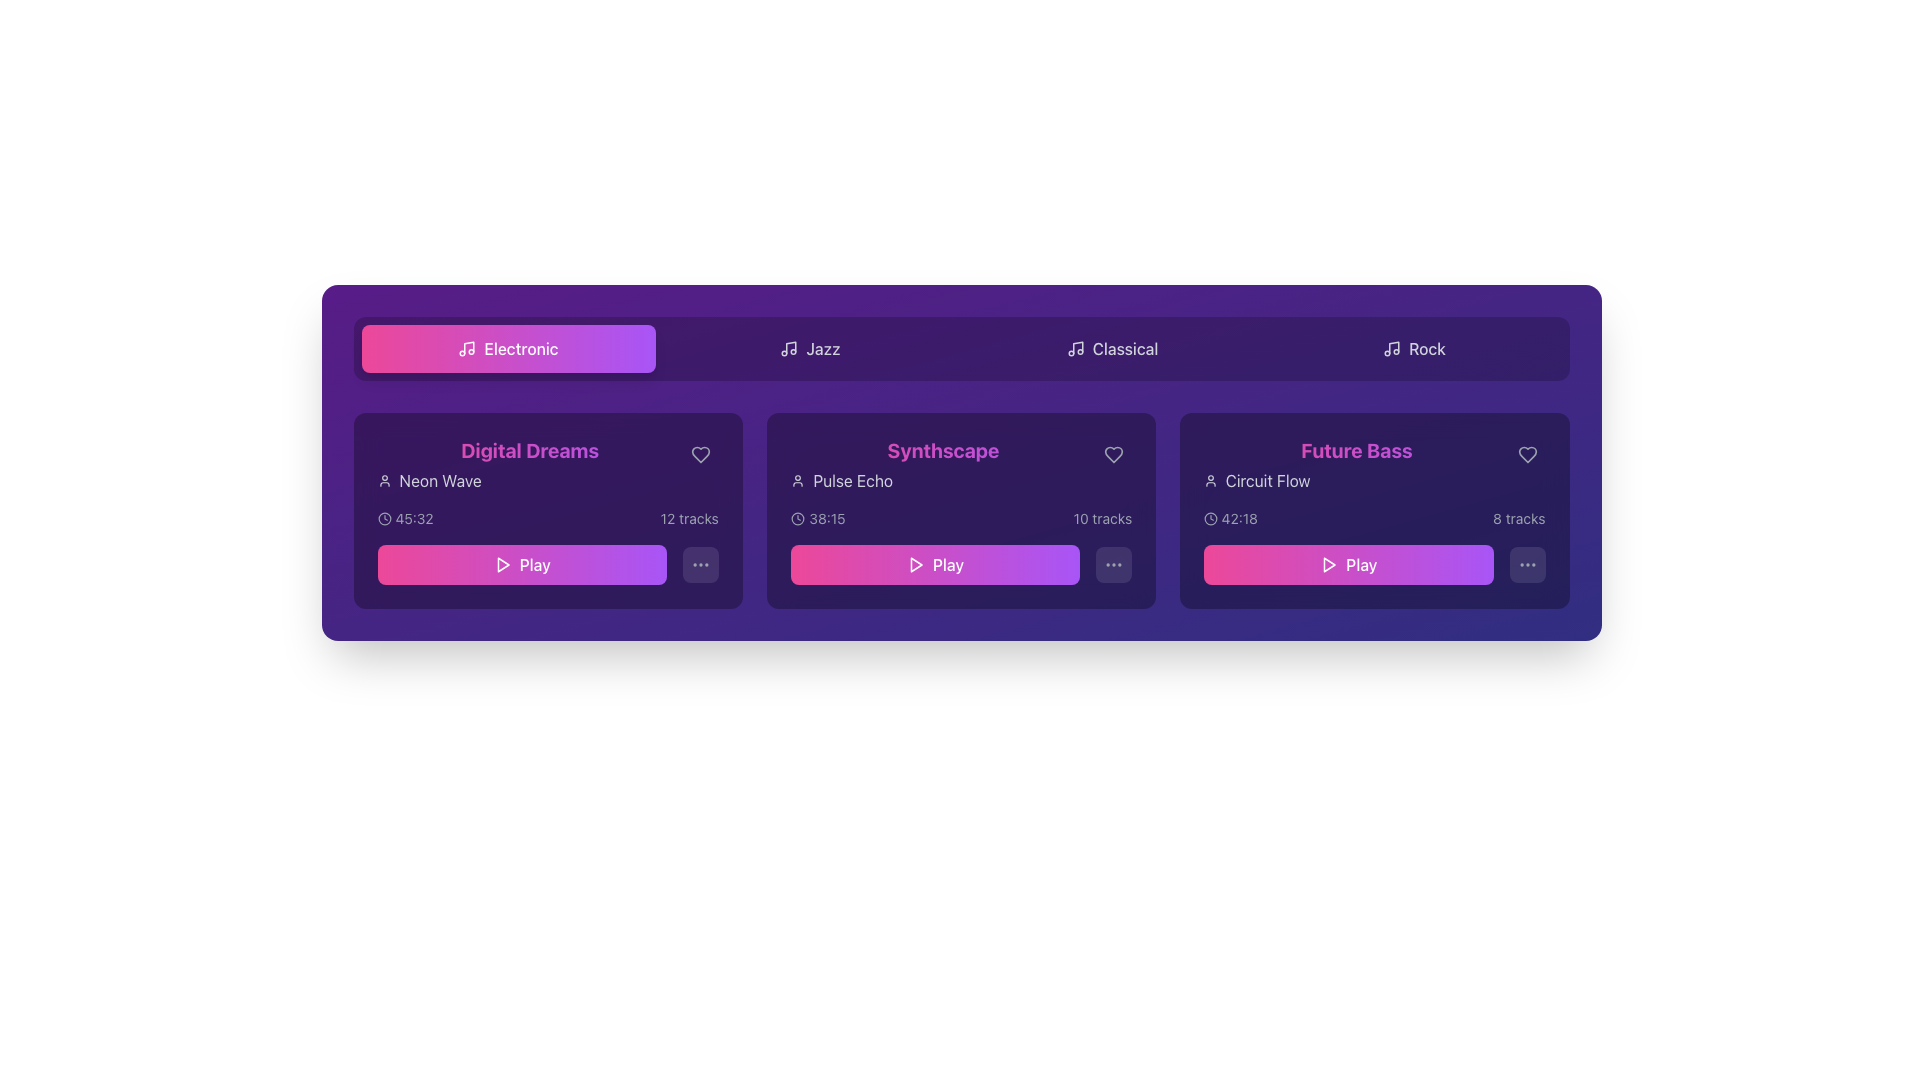  Describe the element at coordinates (823, 347) in the screenshot. I see `the 'Jazz' genre option in the navigation menu` at that location.